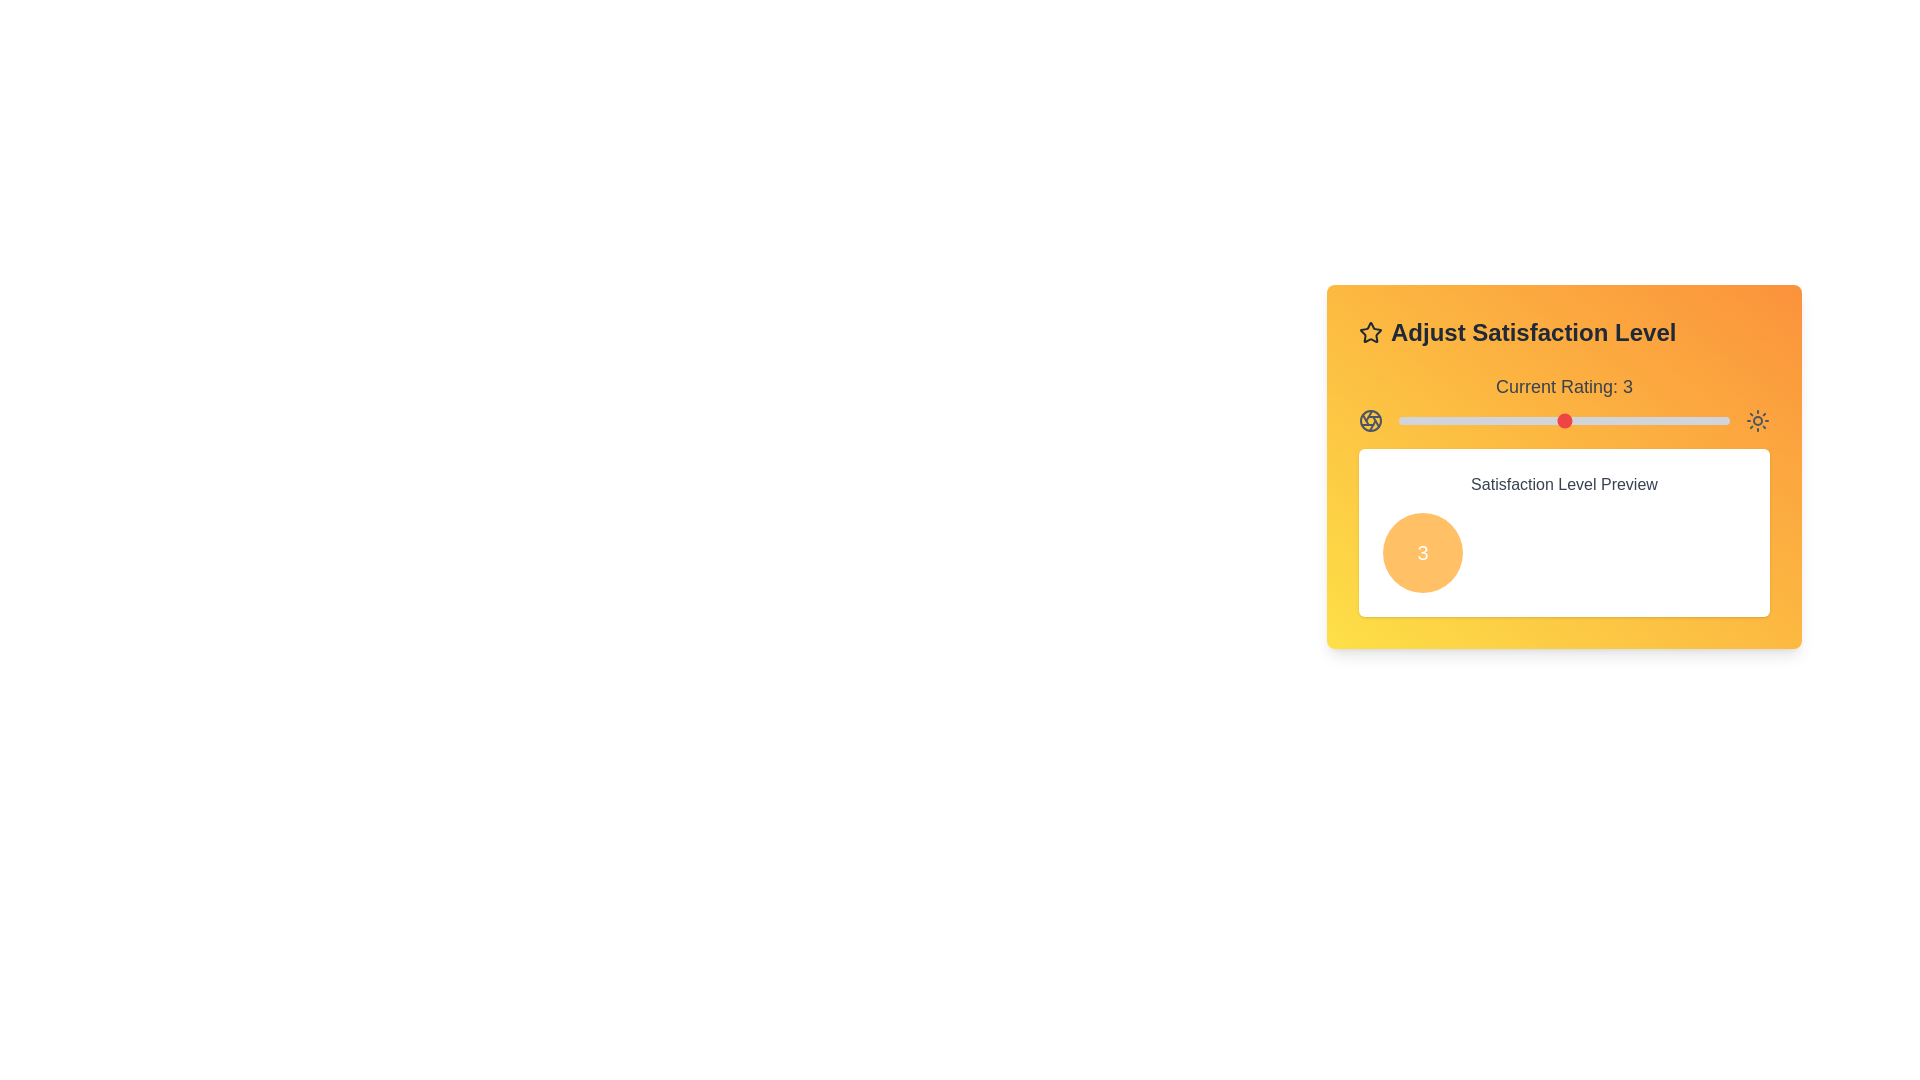 The height and width of the screenshot is (1080, 1920). I want to click on the slider to set the rating to 1, so click(1397, 419).